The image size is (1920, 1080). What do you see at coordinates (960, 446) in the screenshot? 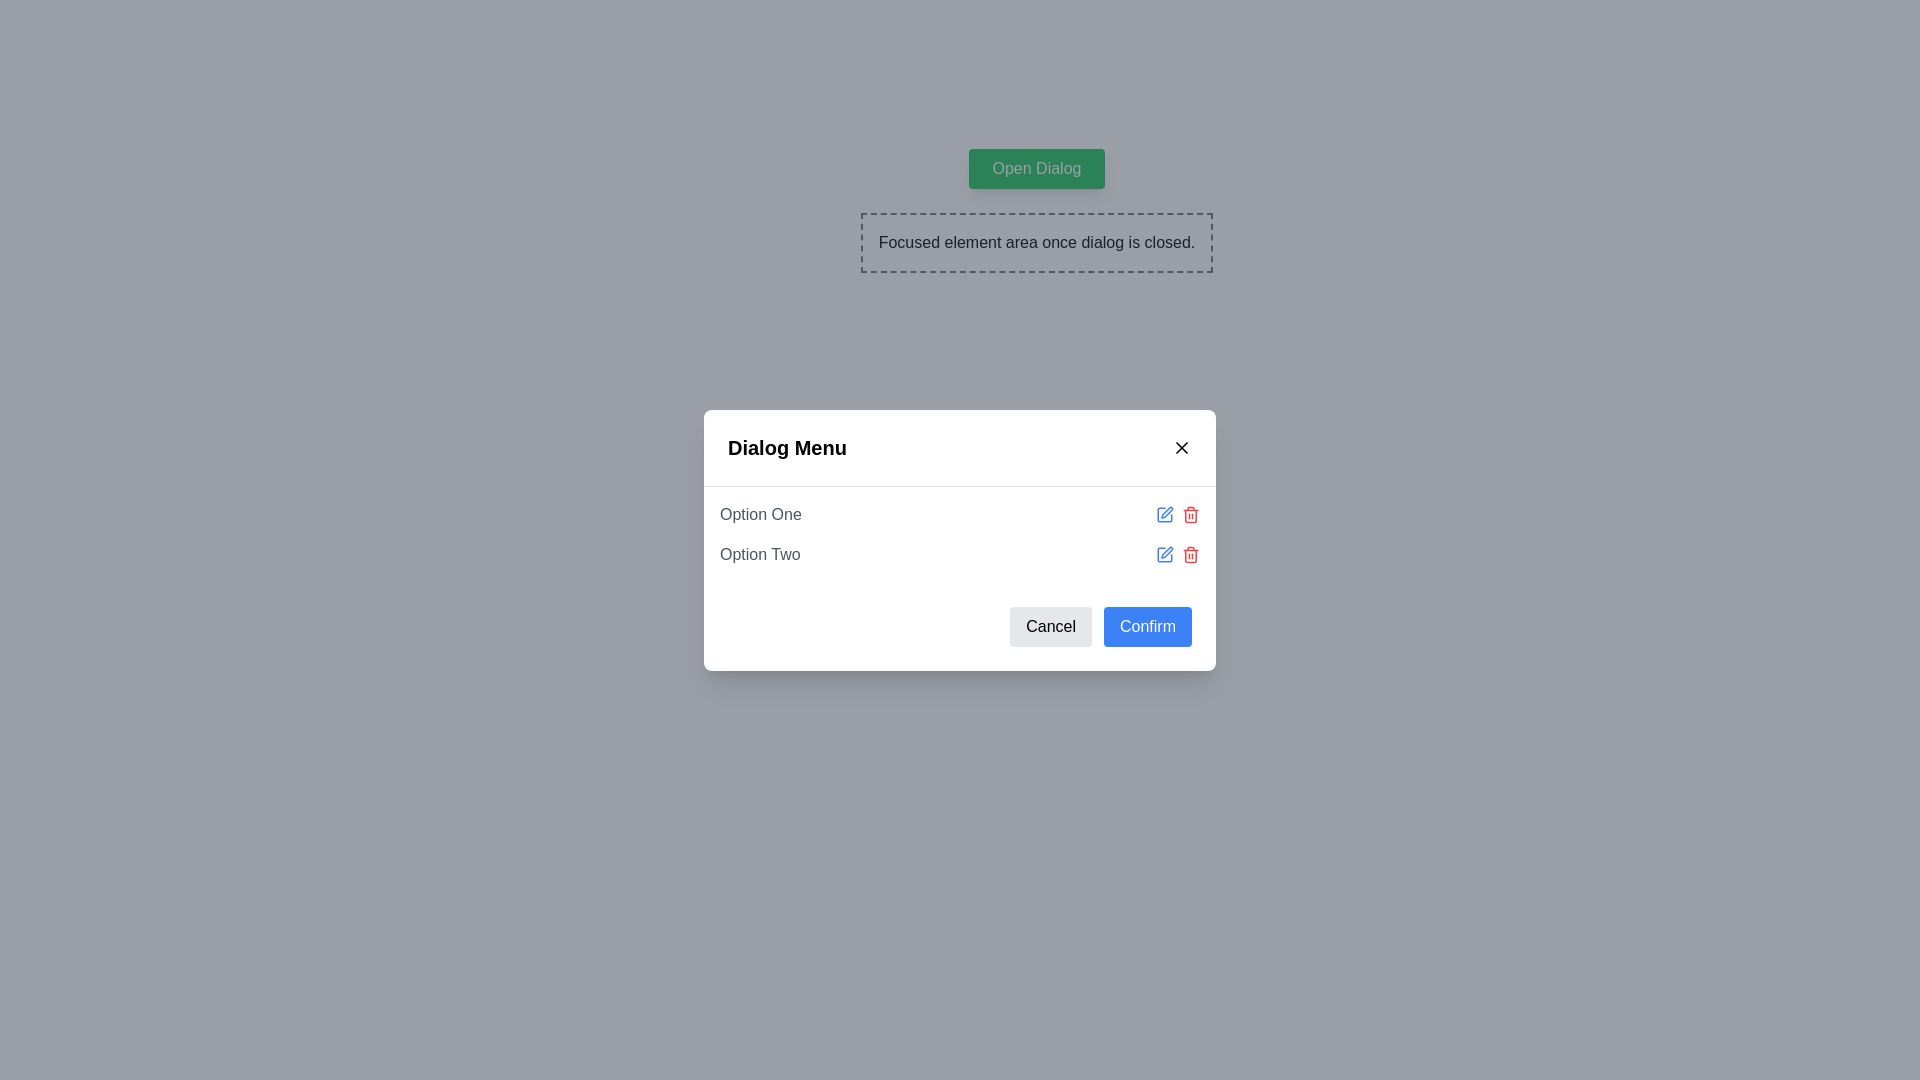
I see `the dialog box header indicating 'Dialog Menu' to emphasize the title of the dialog` at bounding box center [960, 446].